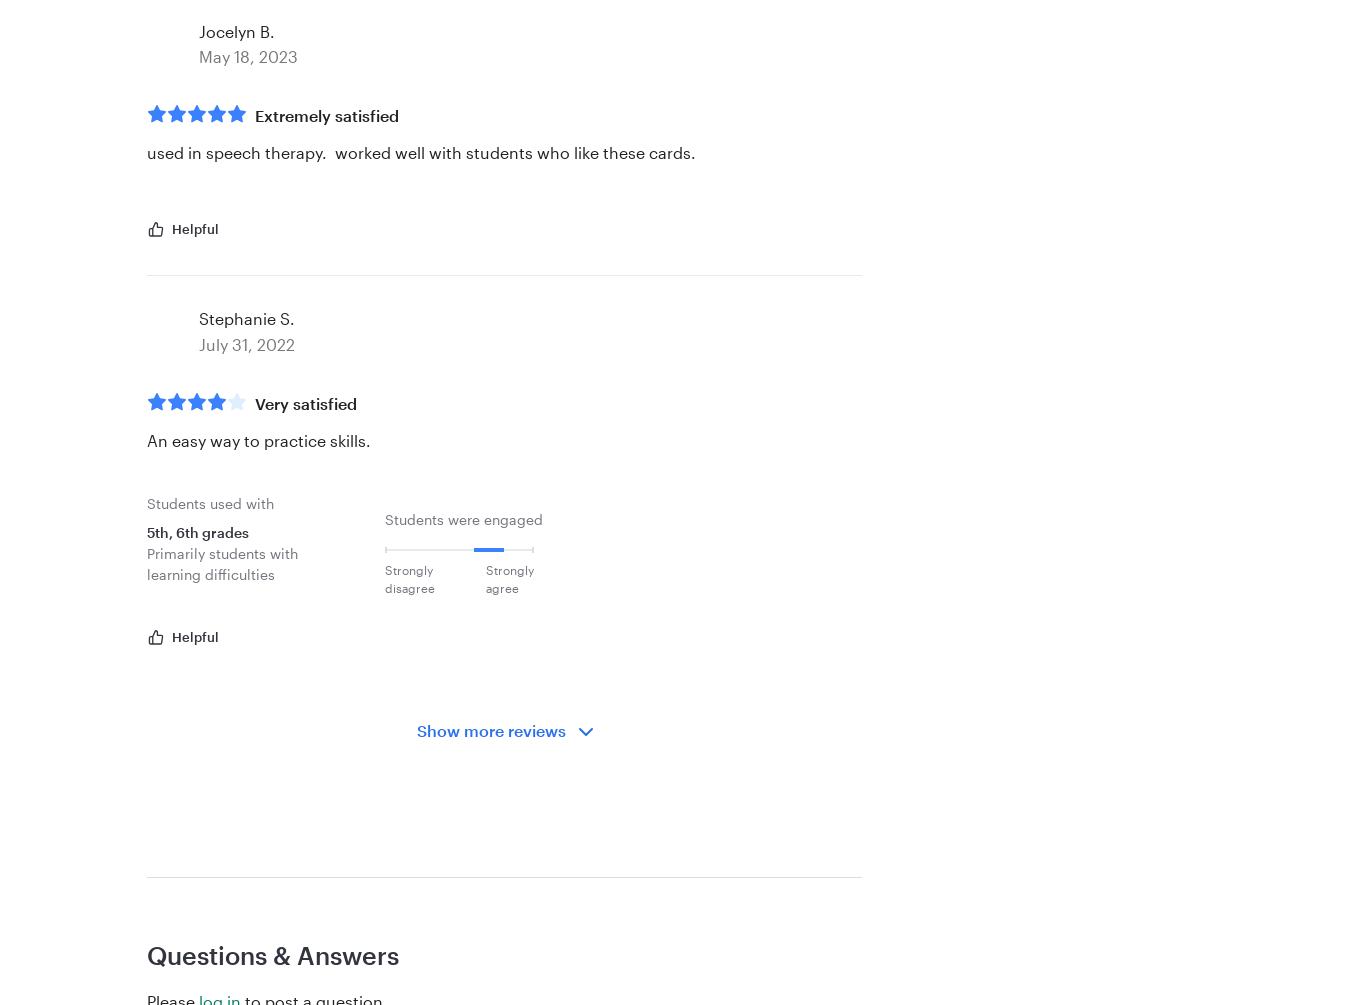 The width and height of the screenshot is (1366, 1005). I want to click on 'Stephanie S.', so click(246, 317).